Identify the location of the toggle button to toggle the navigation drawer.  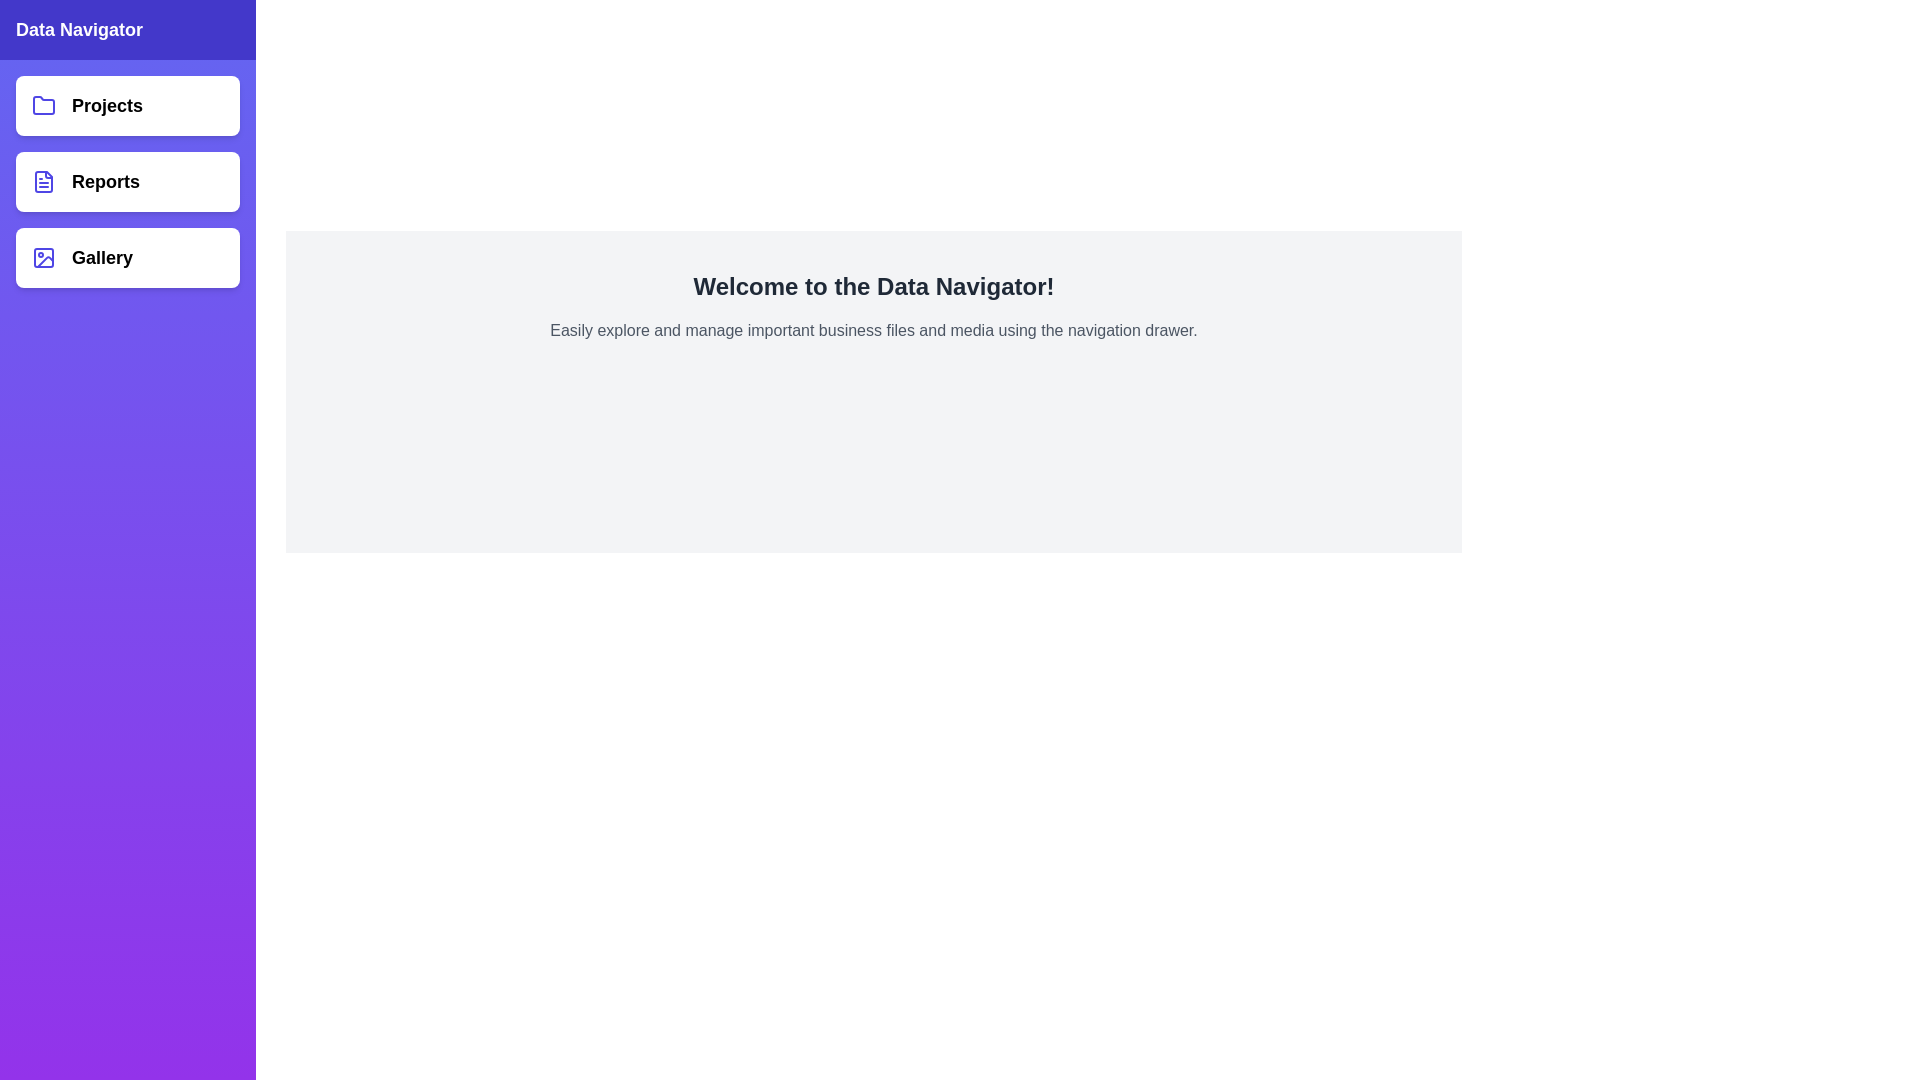
(39, 39).